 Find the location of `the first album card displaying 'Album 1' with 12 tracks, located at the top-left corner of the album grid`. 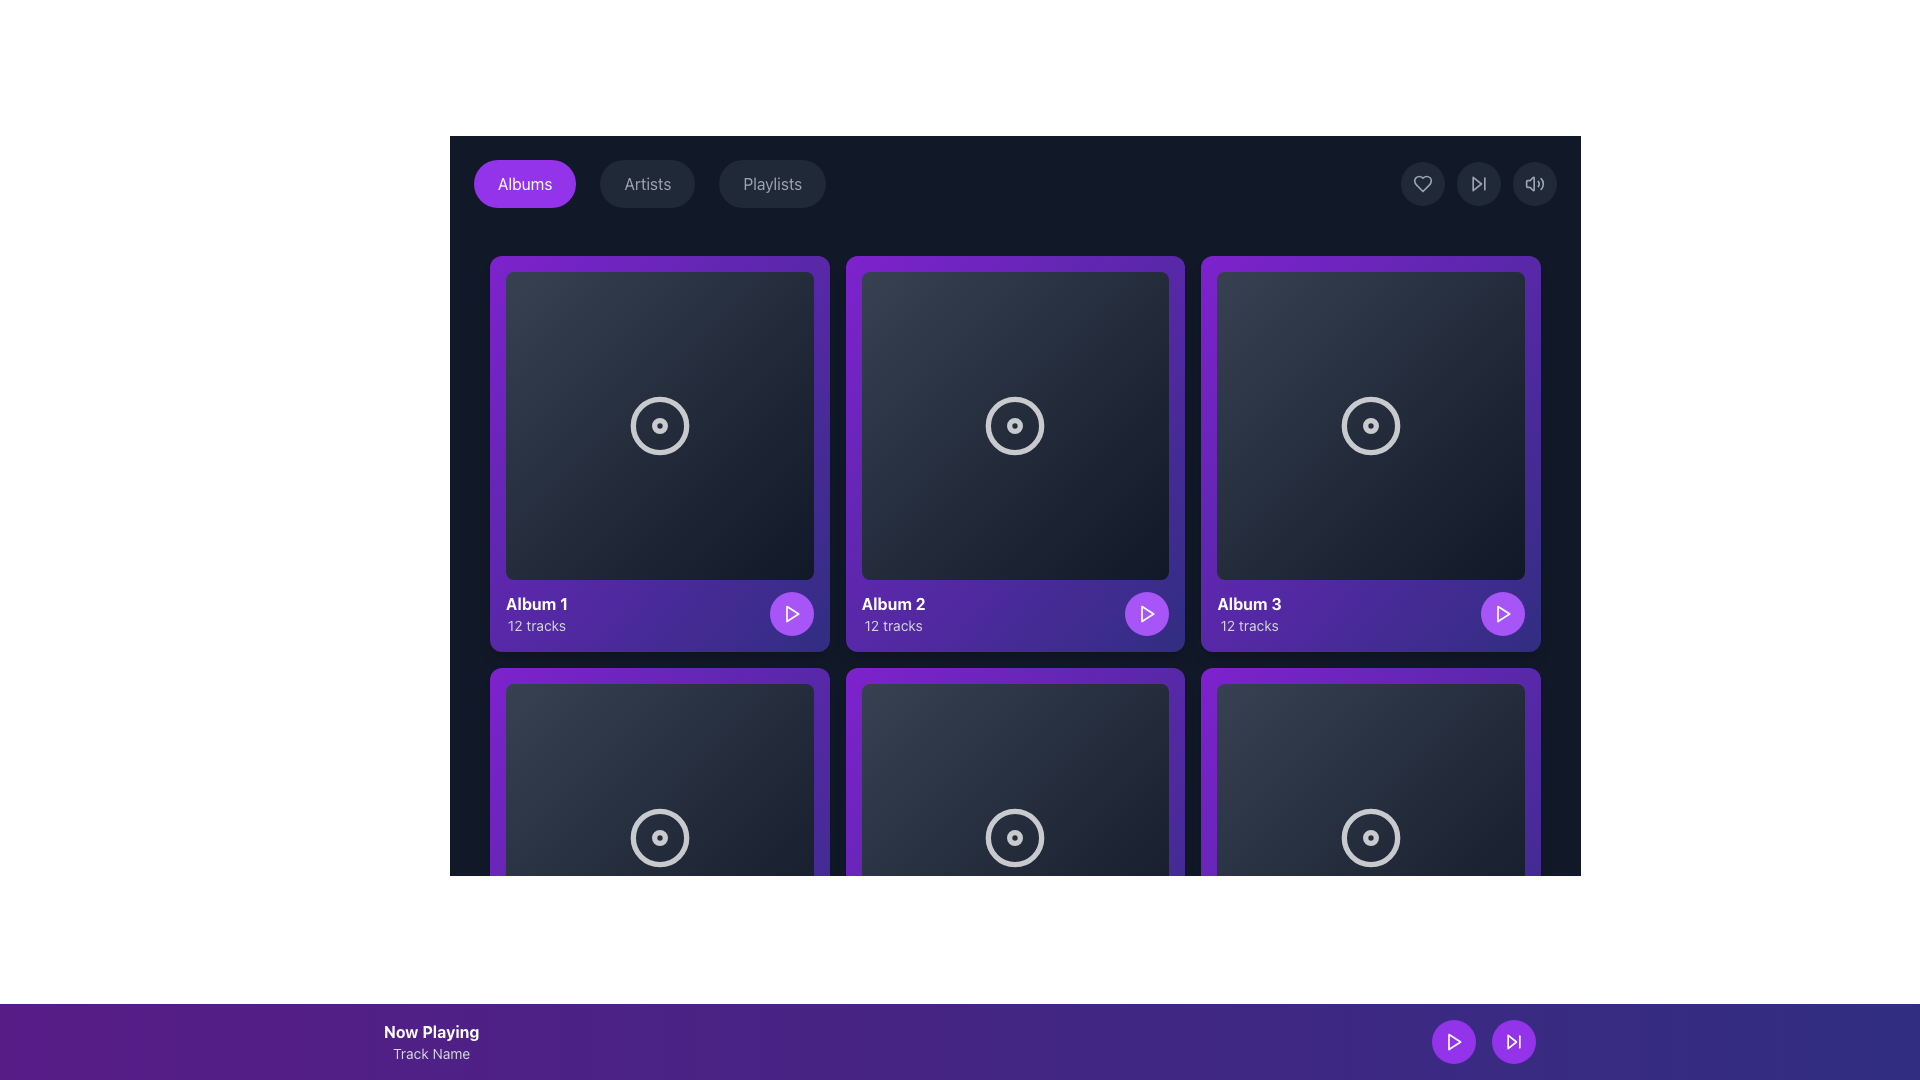

the first album card displaying 'Album 1' with 12 tracks, located at the top-left corner of the album grid is located at coordinates (659, 453).